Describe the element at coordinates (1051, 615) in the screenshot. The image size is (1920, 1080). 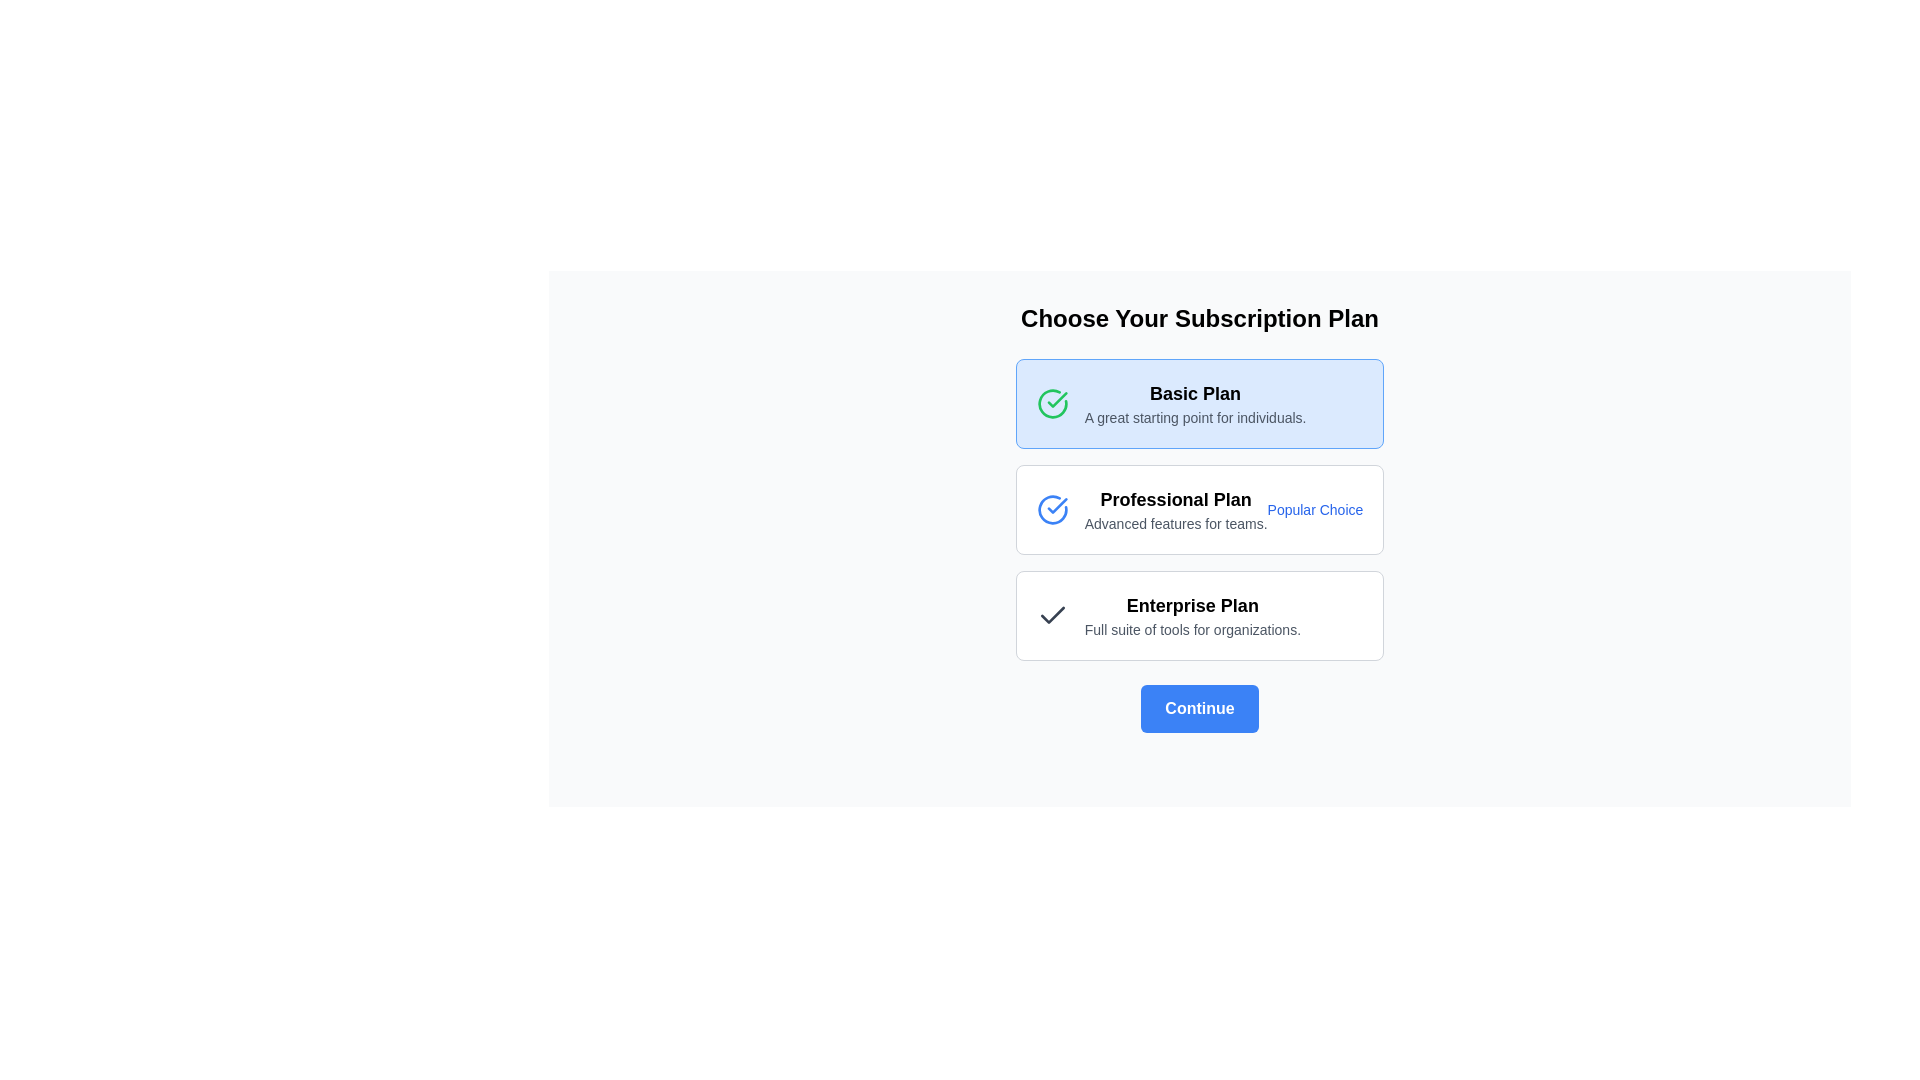
I see `the gray checkmark icon located in the 'Enterprise Plan' section, positioned to the left of the plan description text` at that location.